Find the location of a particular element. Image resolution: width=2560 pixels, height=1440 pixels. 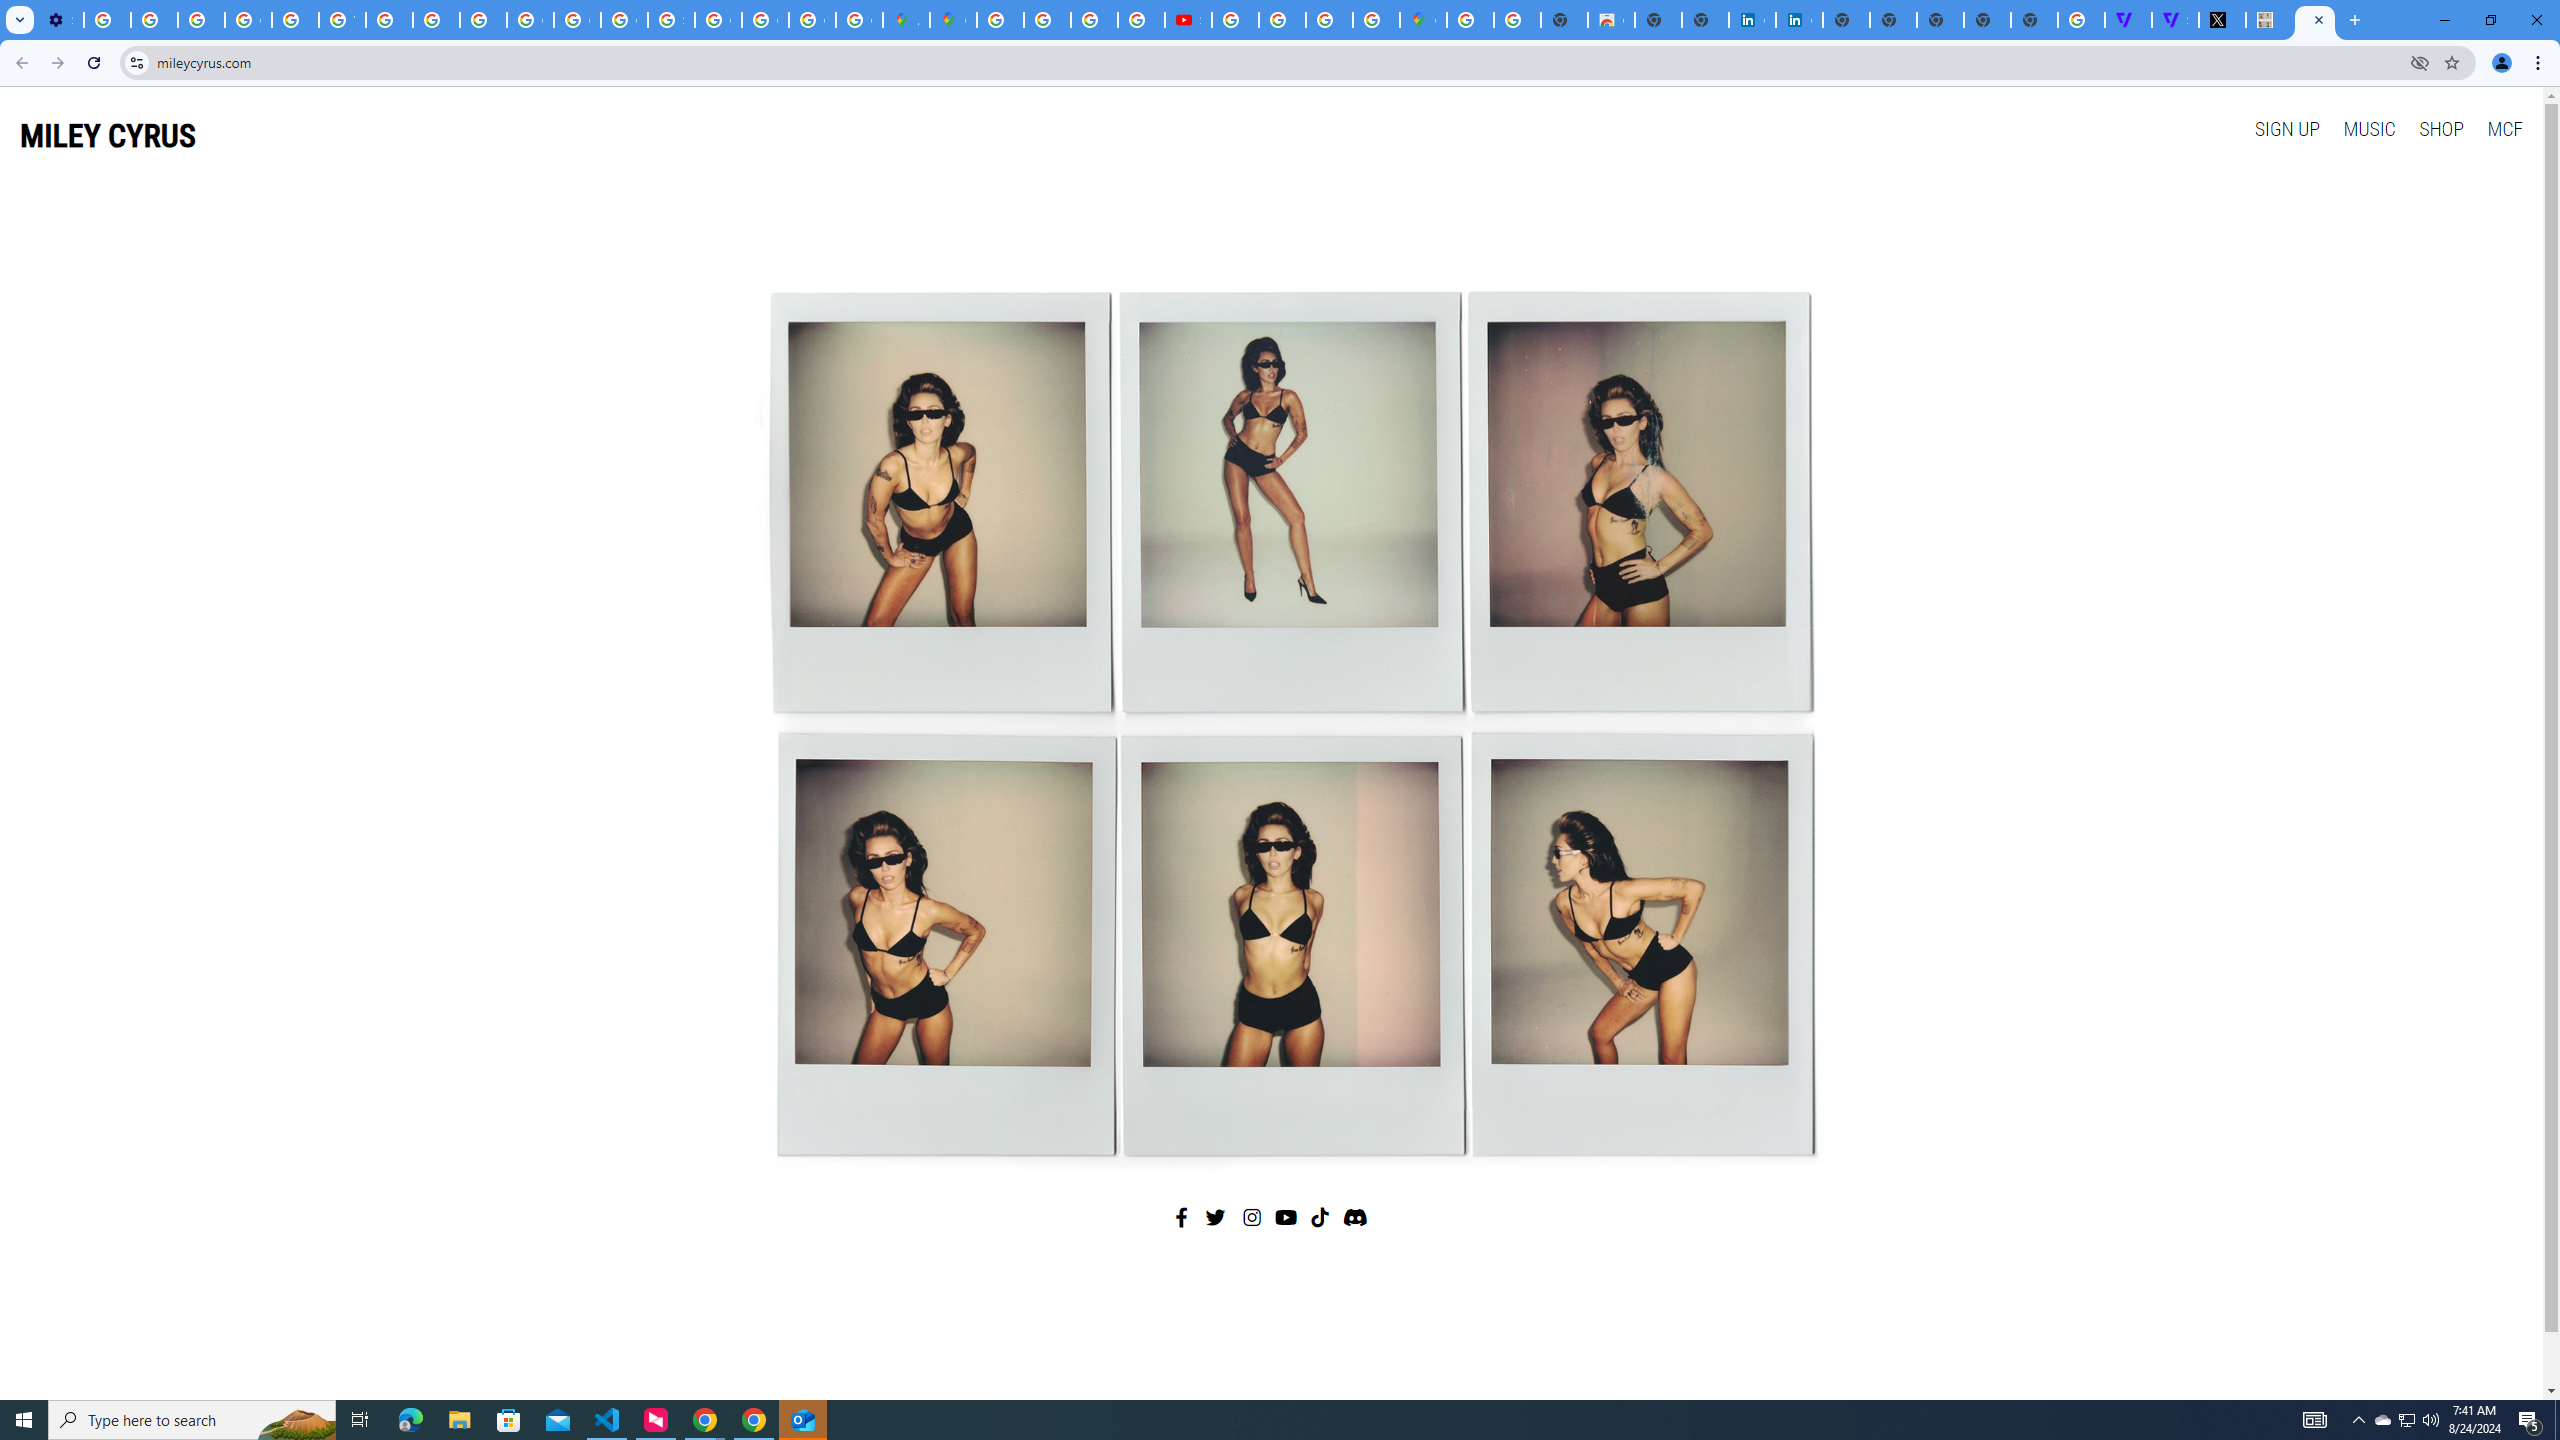

'MILEY CYRUS' is located at coordinates (107, 135).